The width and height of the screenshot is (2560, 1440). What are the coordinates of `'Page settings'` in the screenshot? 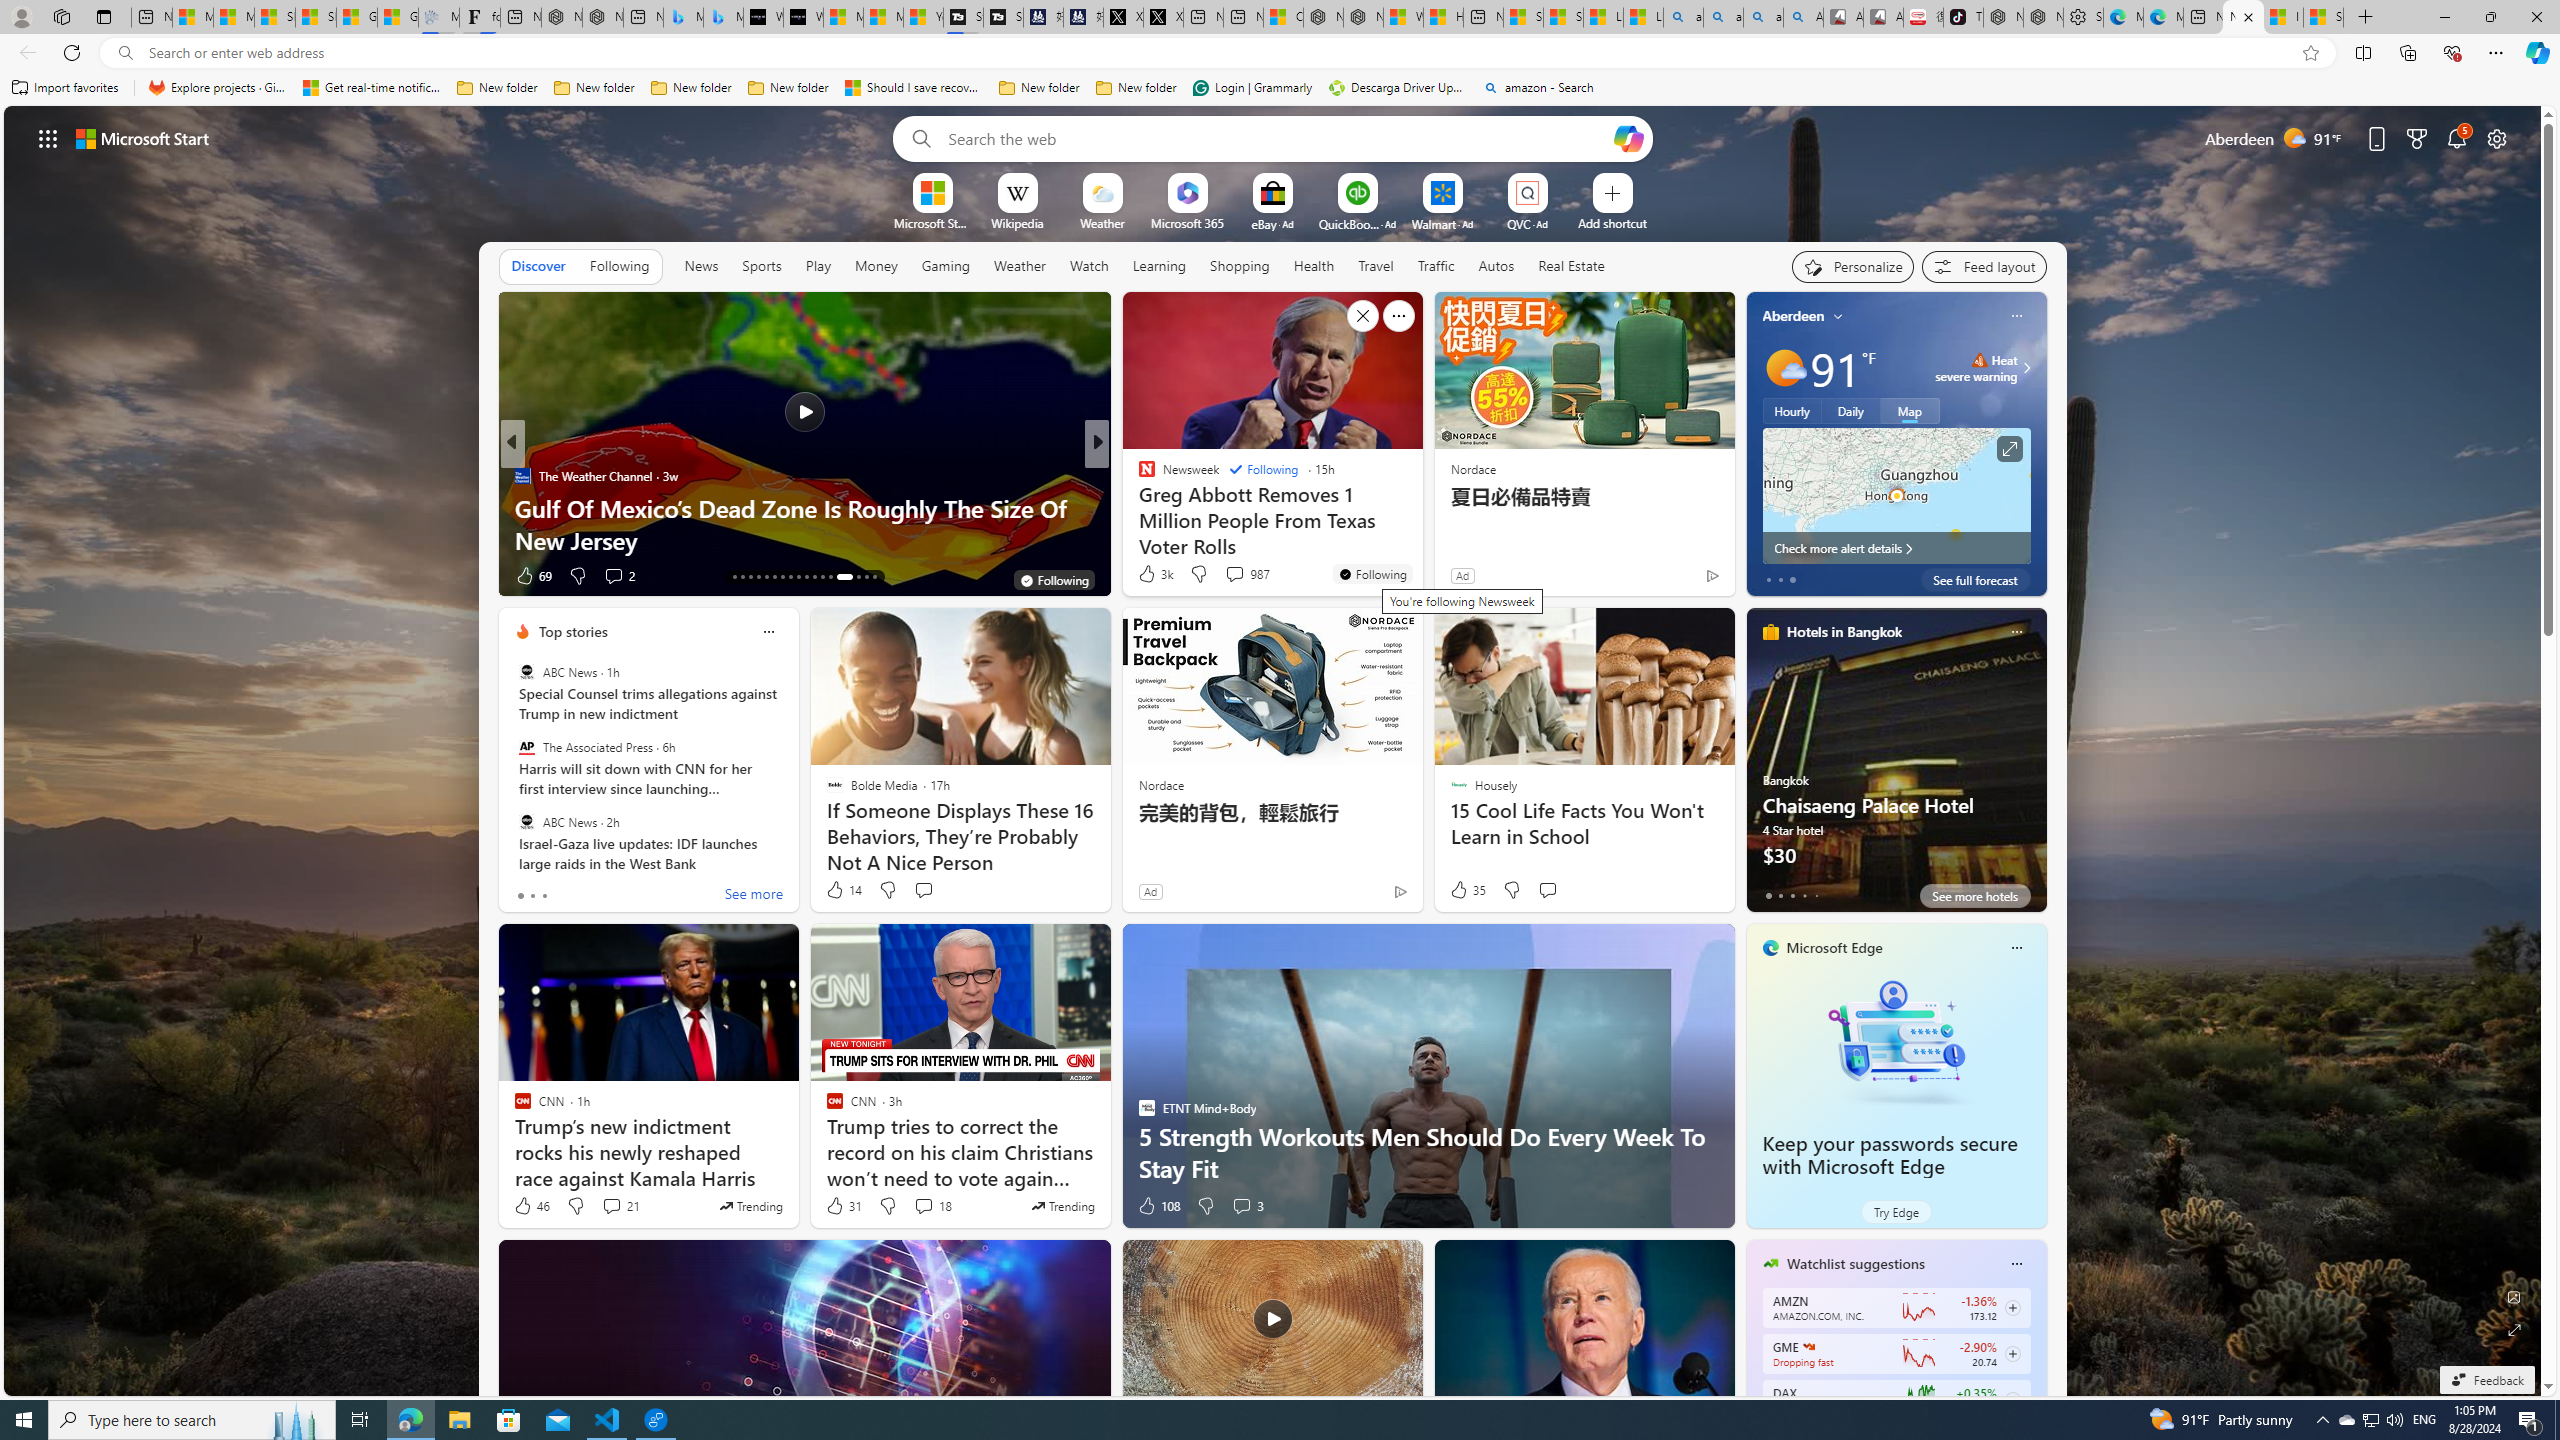 It's located at (2496, 137).